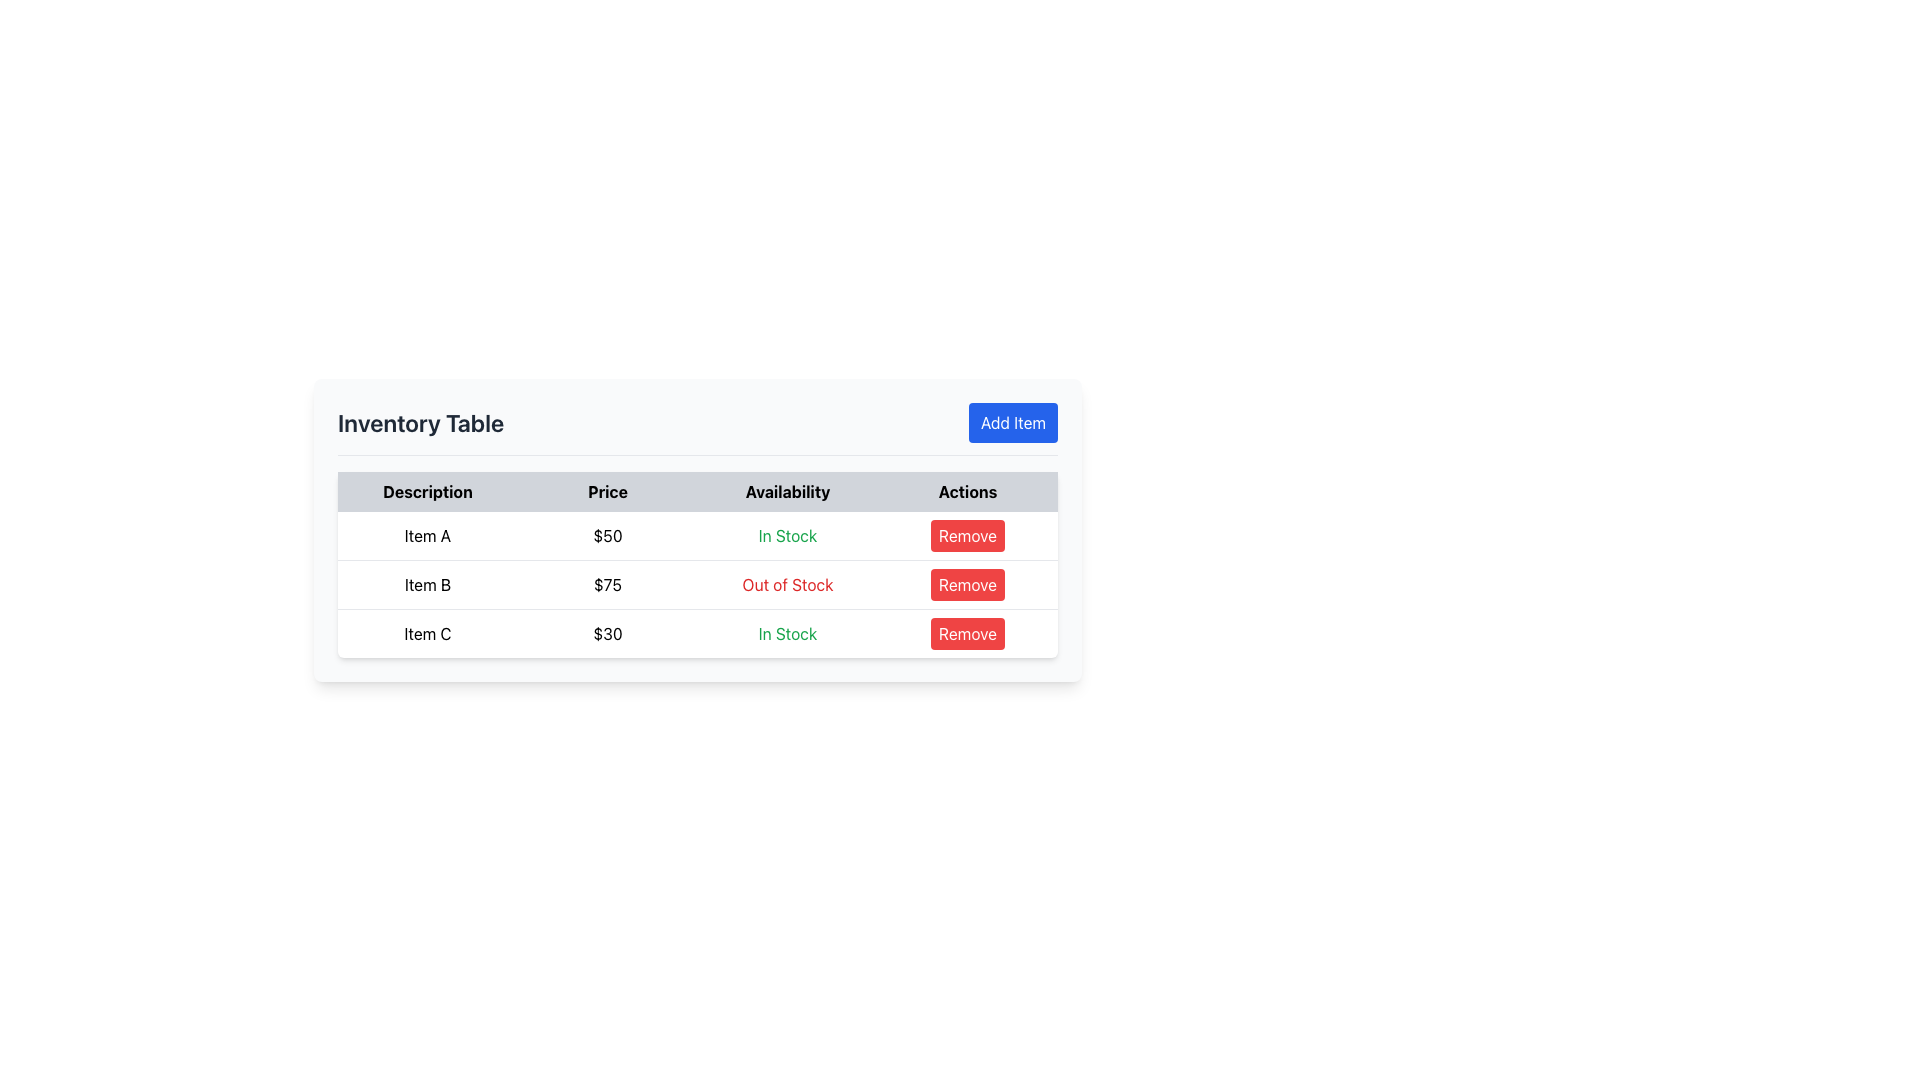 The width and height of the screenshot is (1920, 1080). Describe the element at coordinates (1013, 422) in the screenshot. I see `the 'Add Item' button located at the top-right corner of the 'Inventory Table' panel to initiate an action` at that location.